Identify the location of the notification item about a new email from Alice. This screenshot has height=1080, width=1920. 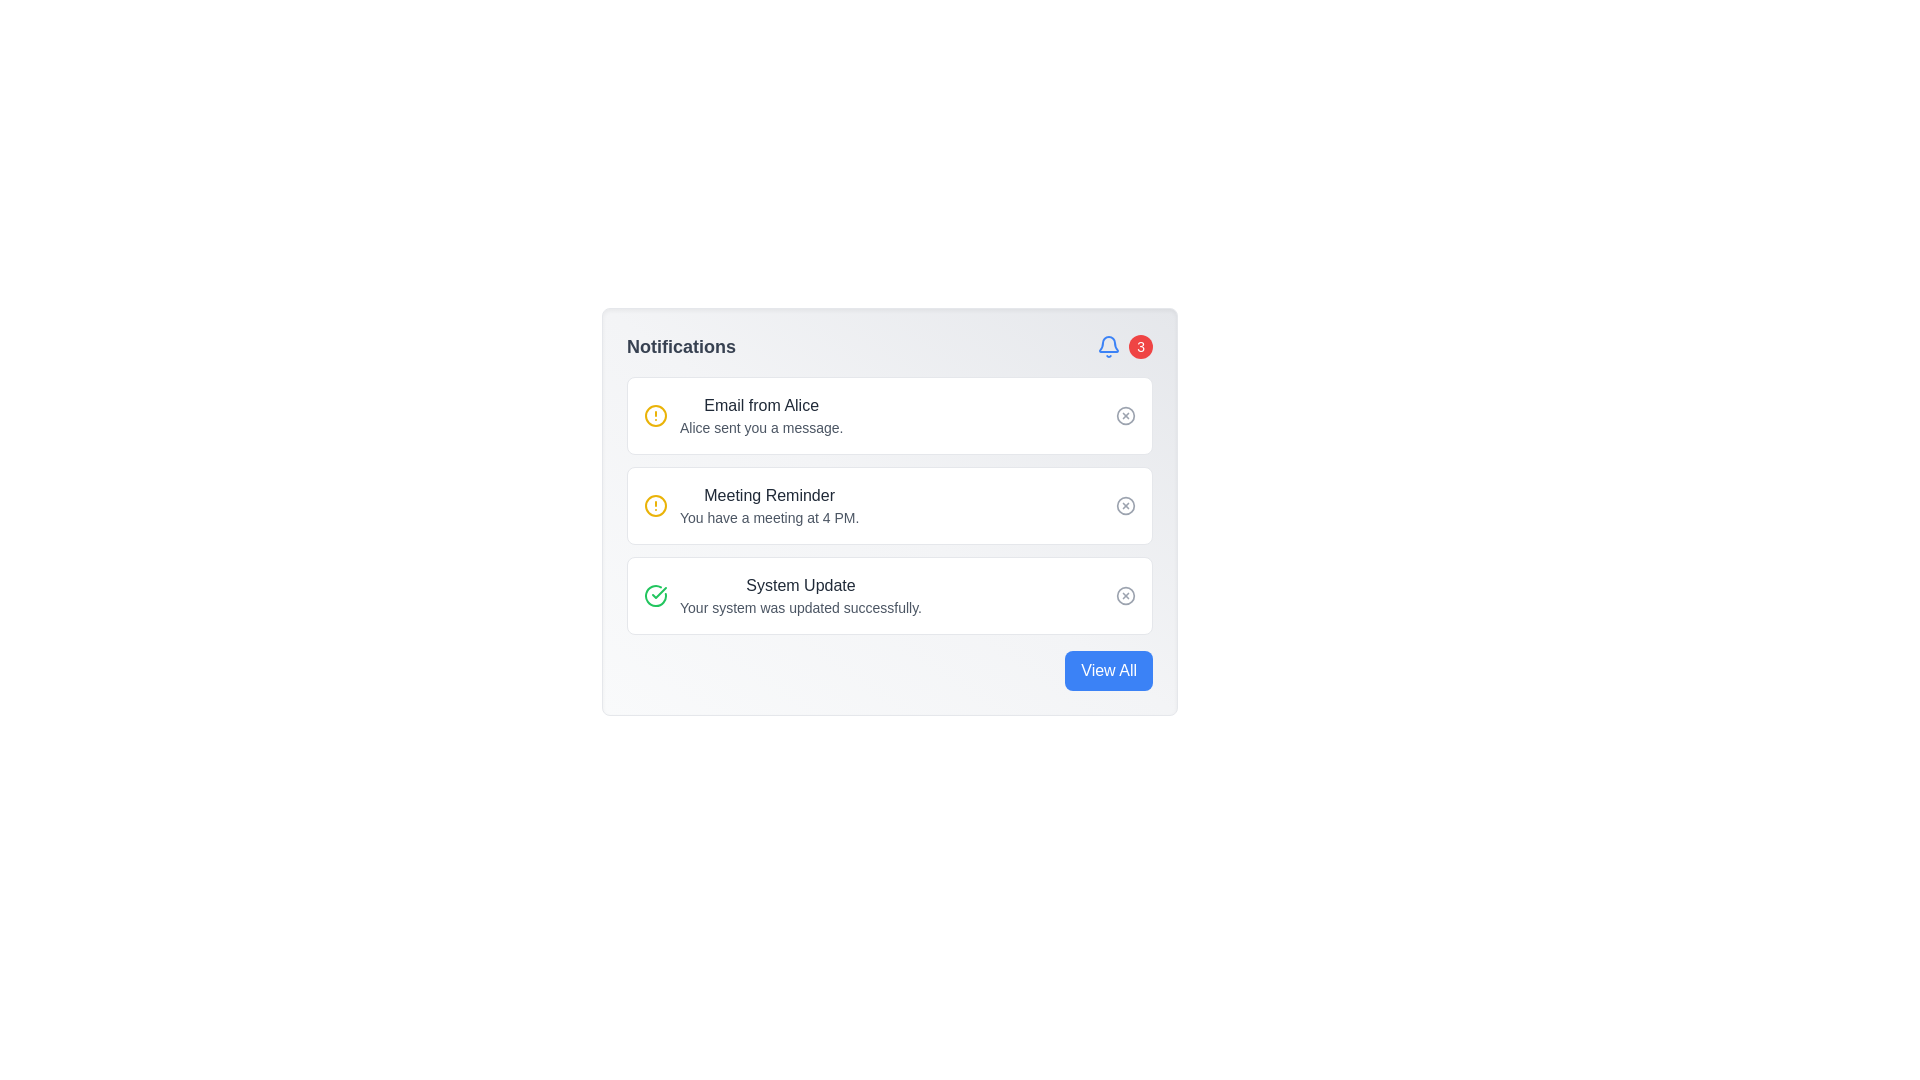
(742, 415).